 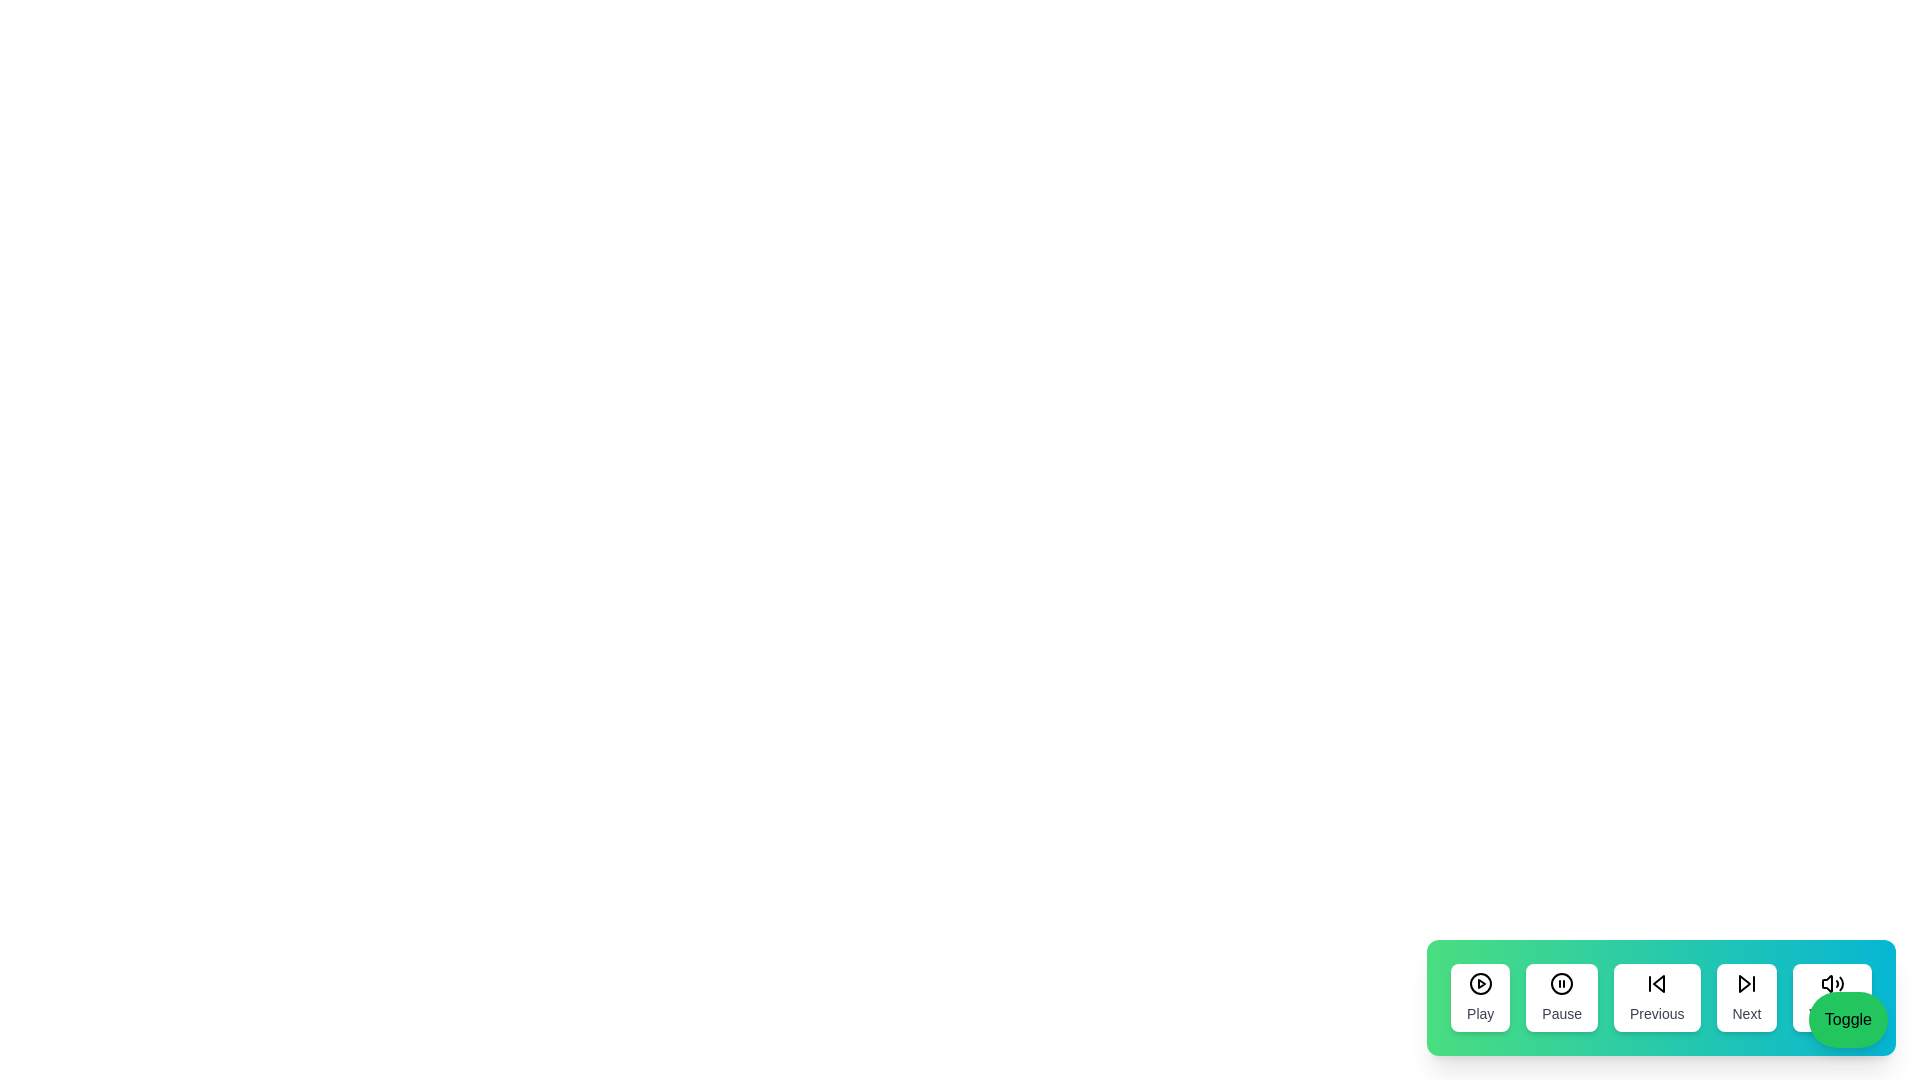 I want to click on the 'Toggle' button to change the visibility of the control panel, so click(x=1847, y=1019).